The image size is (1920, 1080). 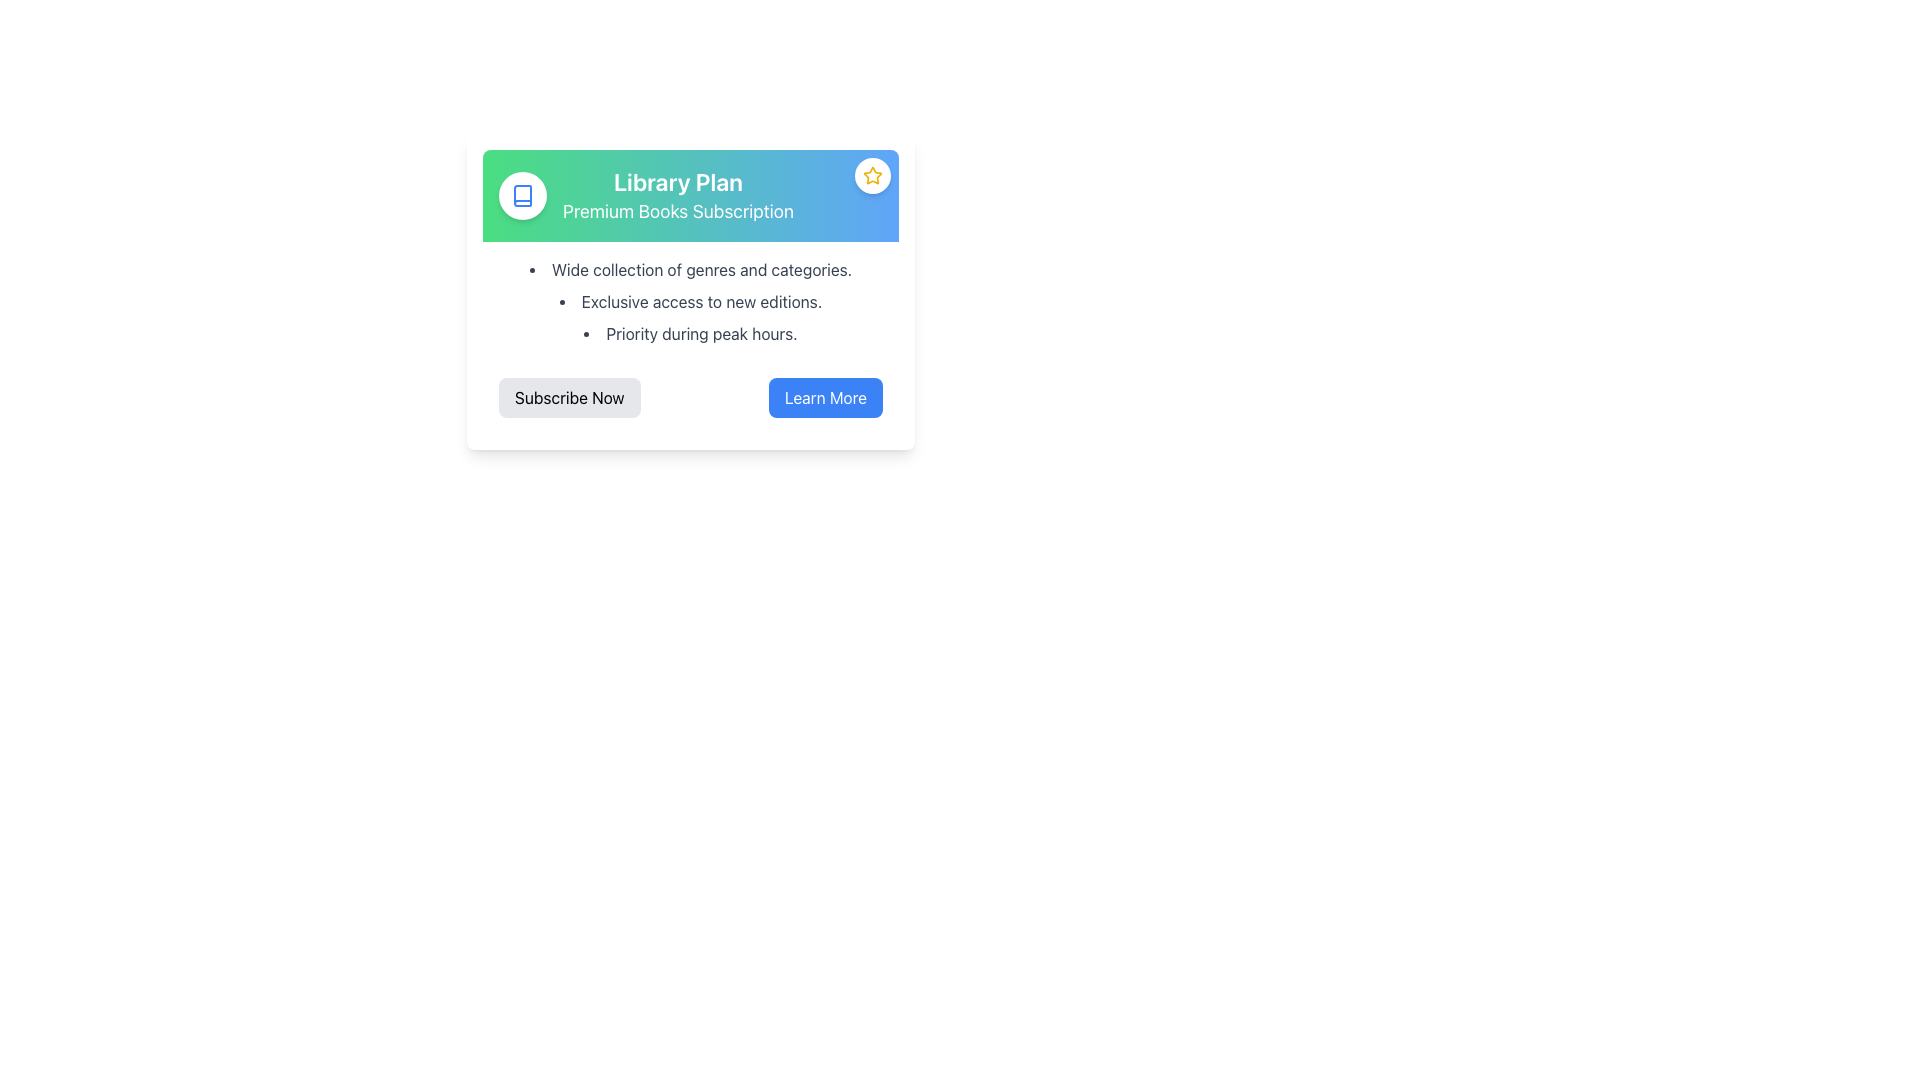 I want to click on the circular button in the top-right corner of the 'Library Plan' card, so click(x=873, y=175).